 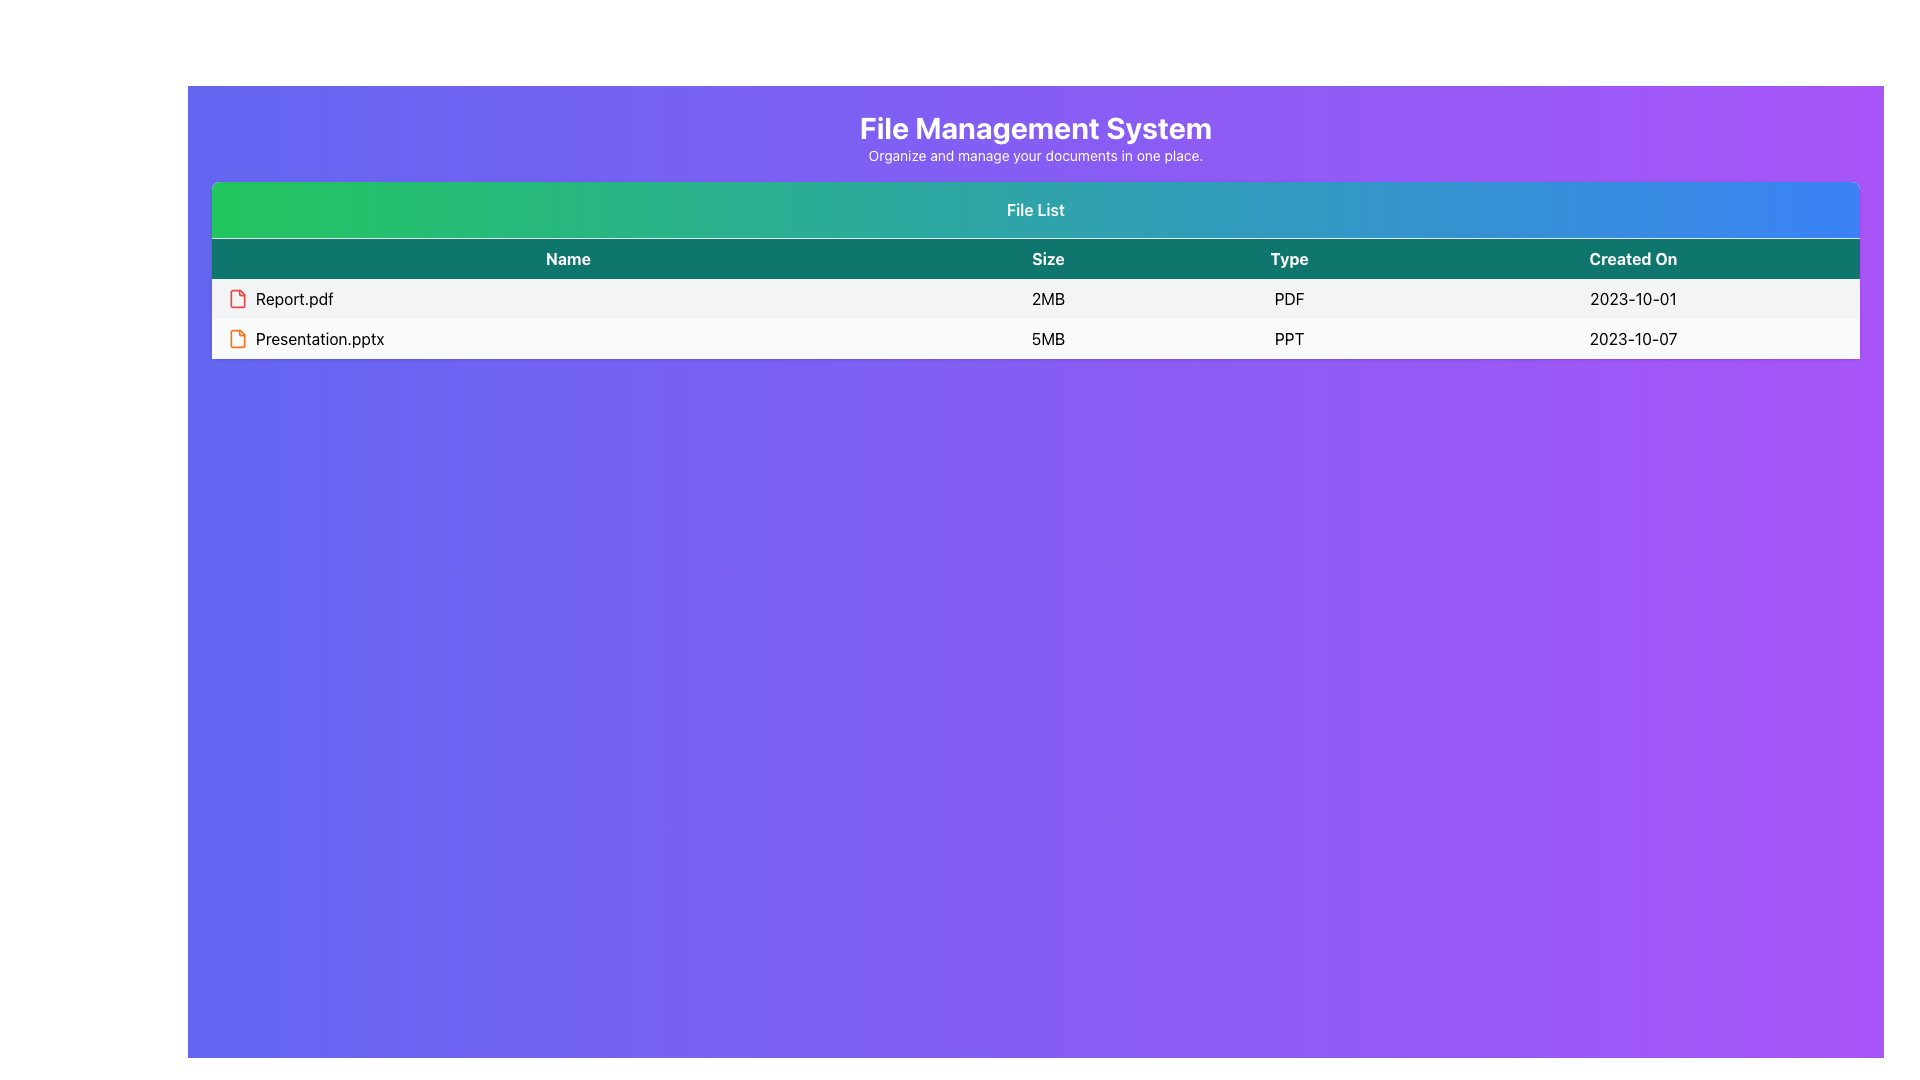 What do you see at coordinates (1036, 154) in the screenshot?
I see `text element stating 'Organize and manage your documents in one place.' located below the header 'File Management System.'` at bounding box center [1036, 154].